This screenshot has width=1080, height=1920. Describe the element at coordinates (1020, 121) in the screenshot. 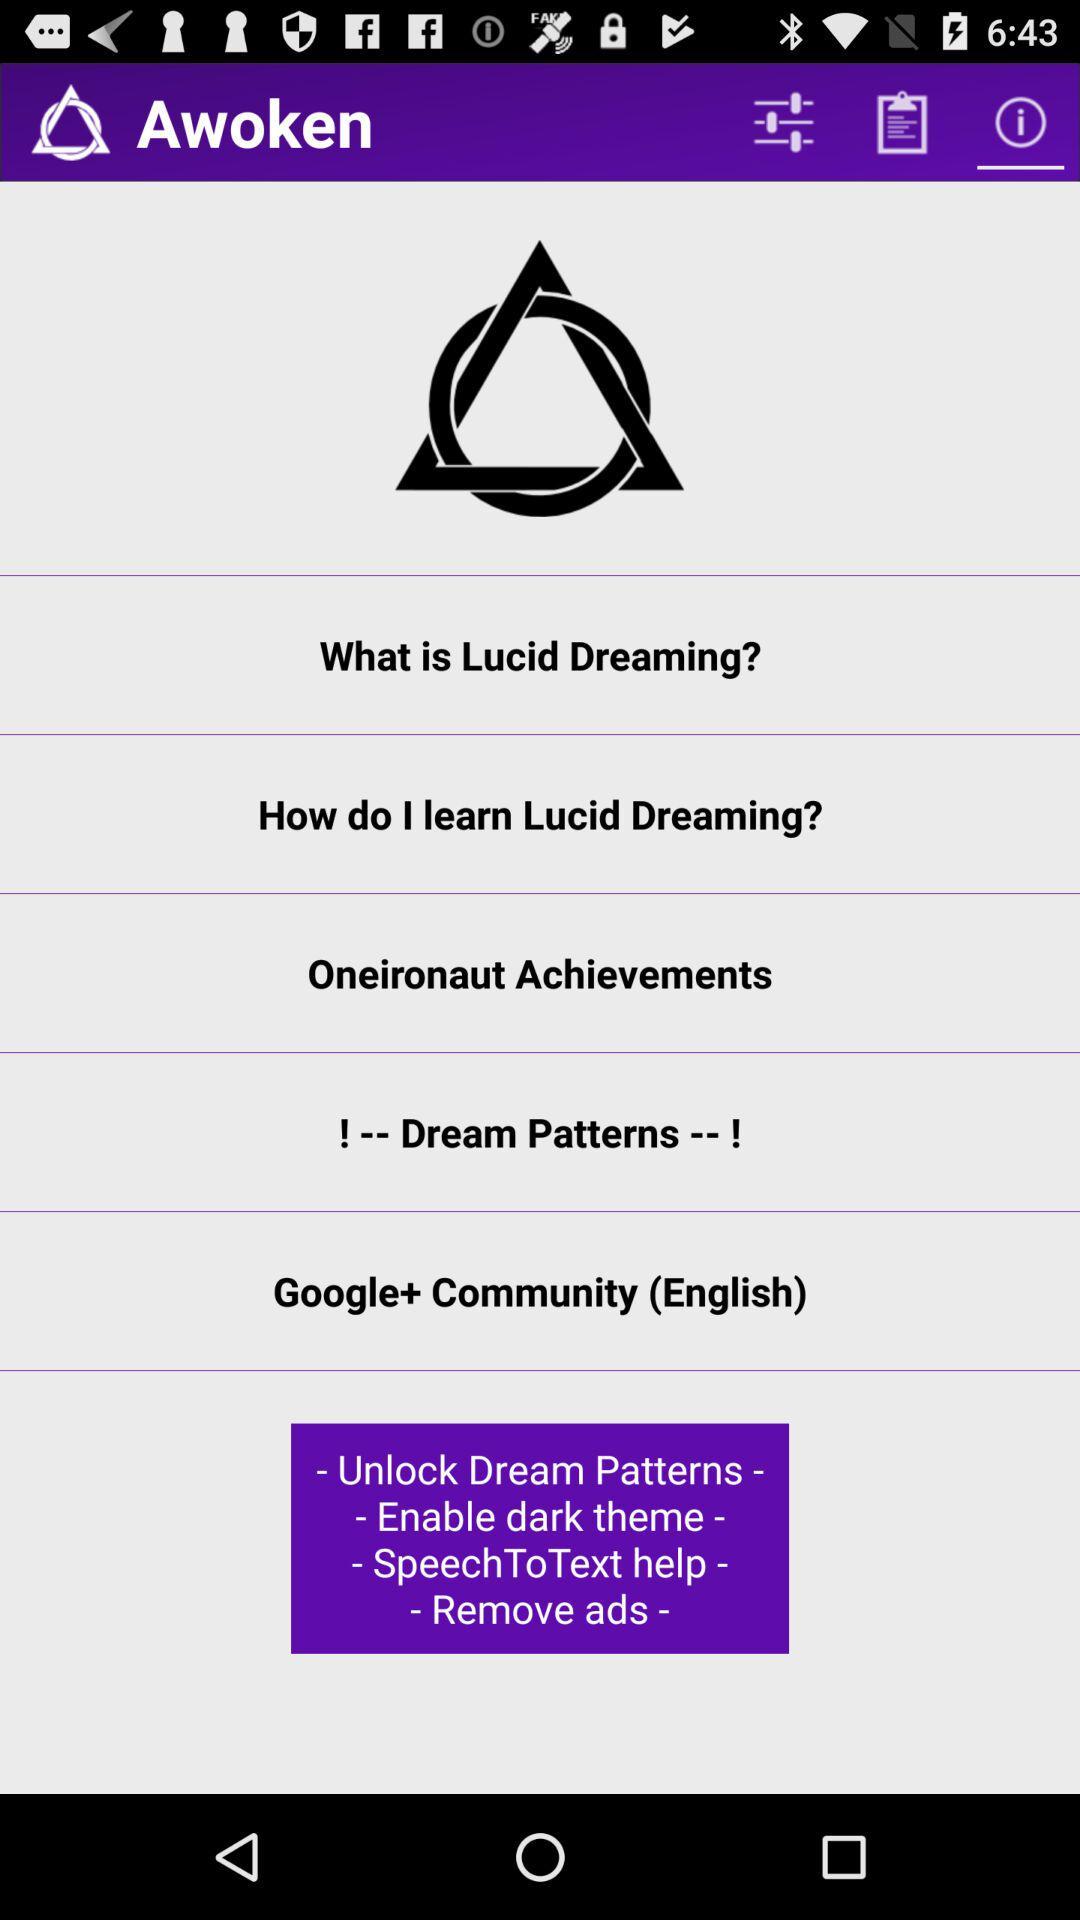

I see `more information` at that location.